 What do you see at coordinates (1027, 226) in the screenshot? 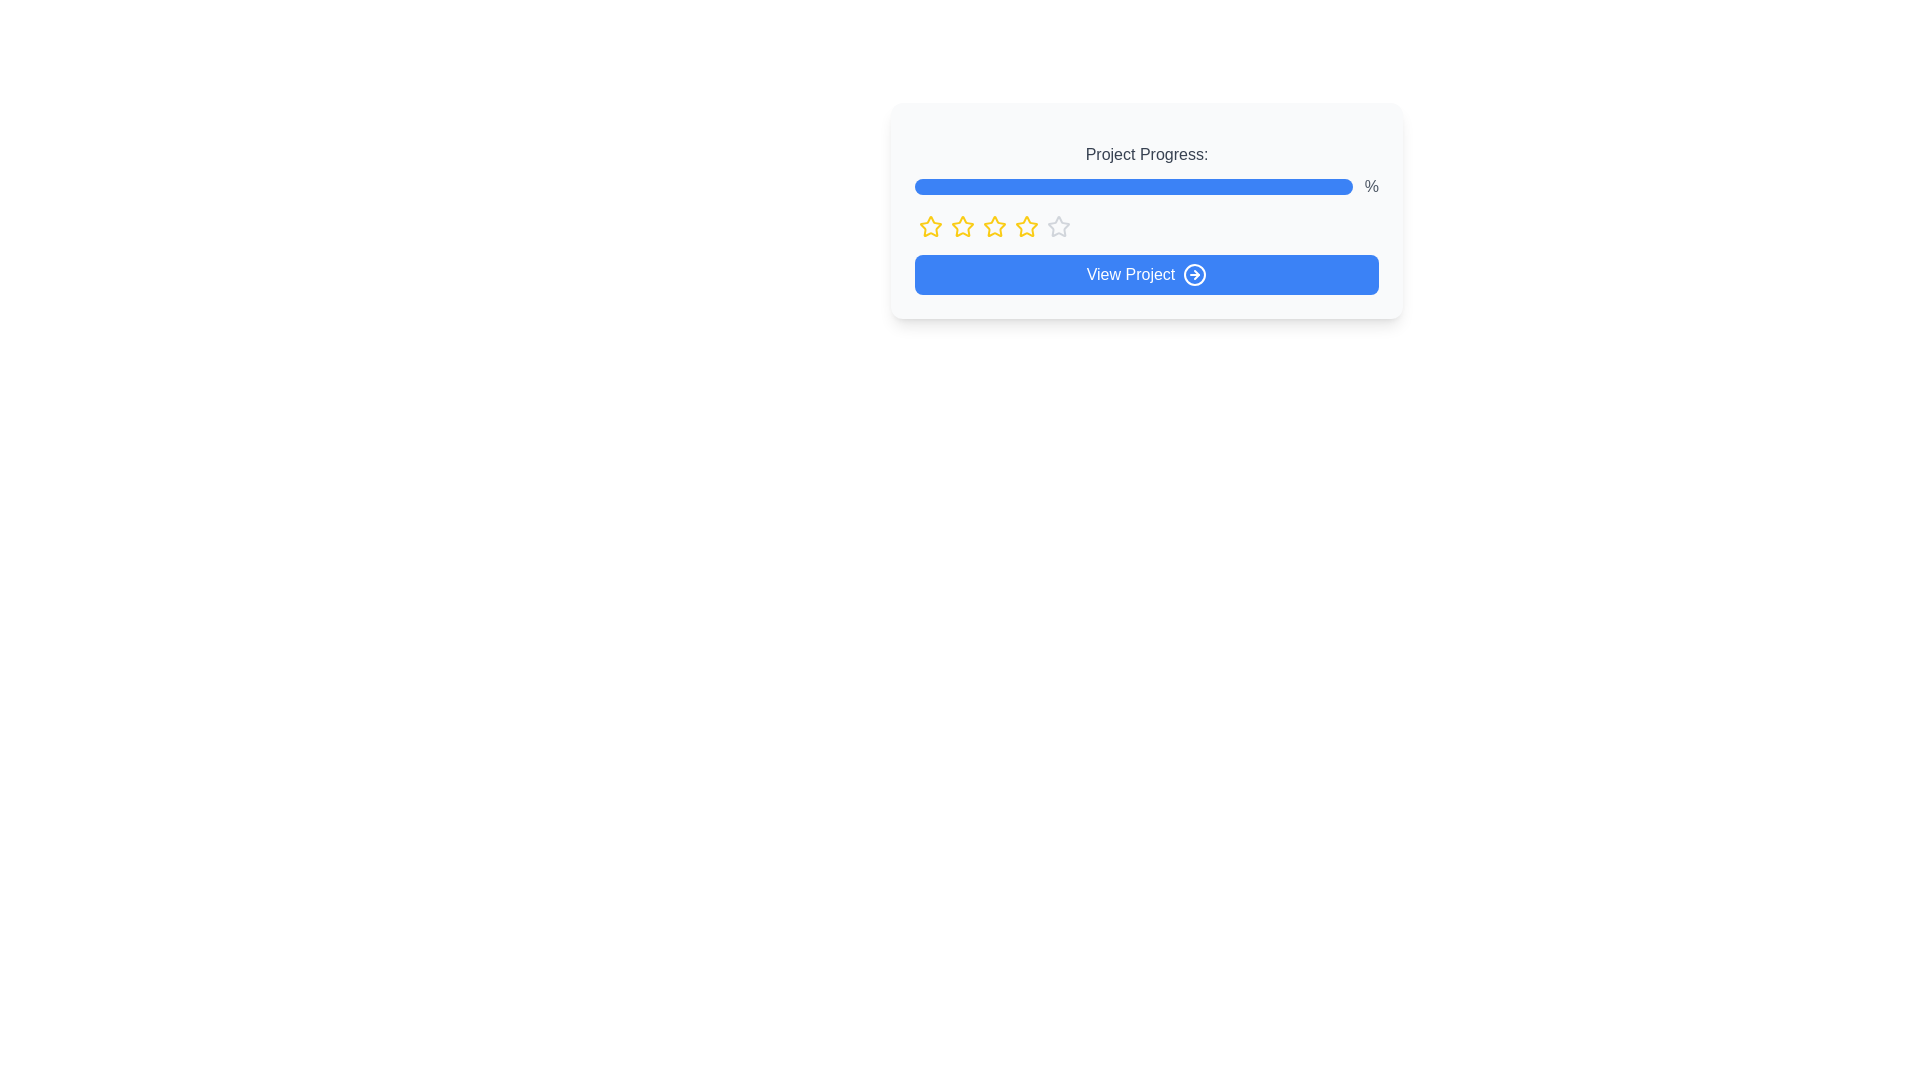
I see `the fourth star icon in the rating system` at bounding box center [1027, 226].